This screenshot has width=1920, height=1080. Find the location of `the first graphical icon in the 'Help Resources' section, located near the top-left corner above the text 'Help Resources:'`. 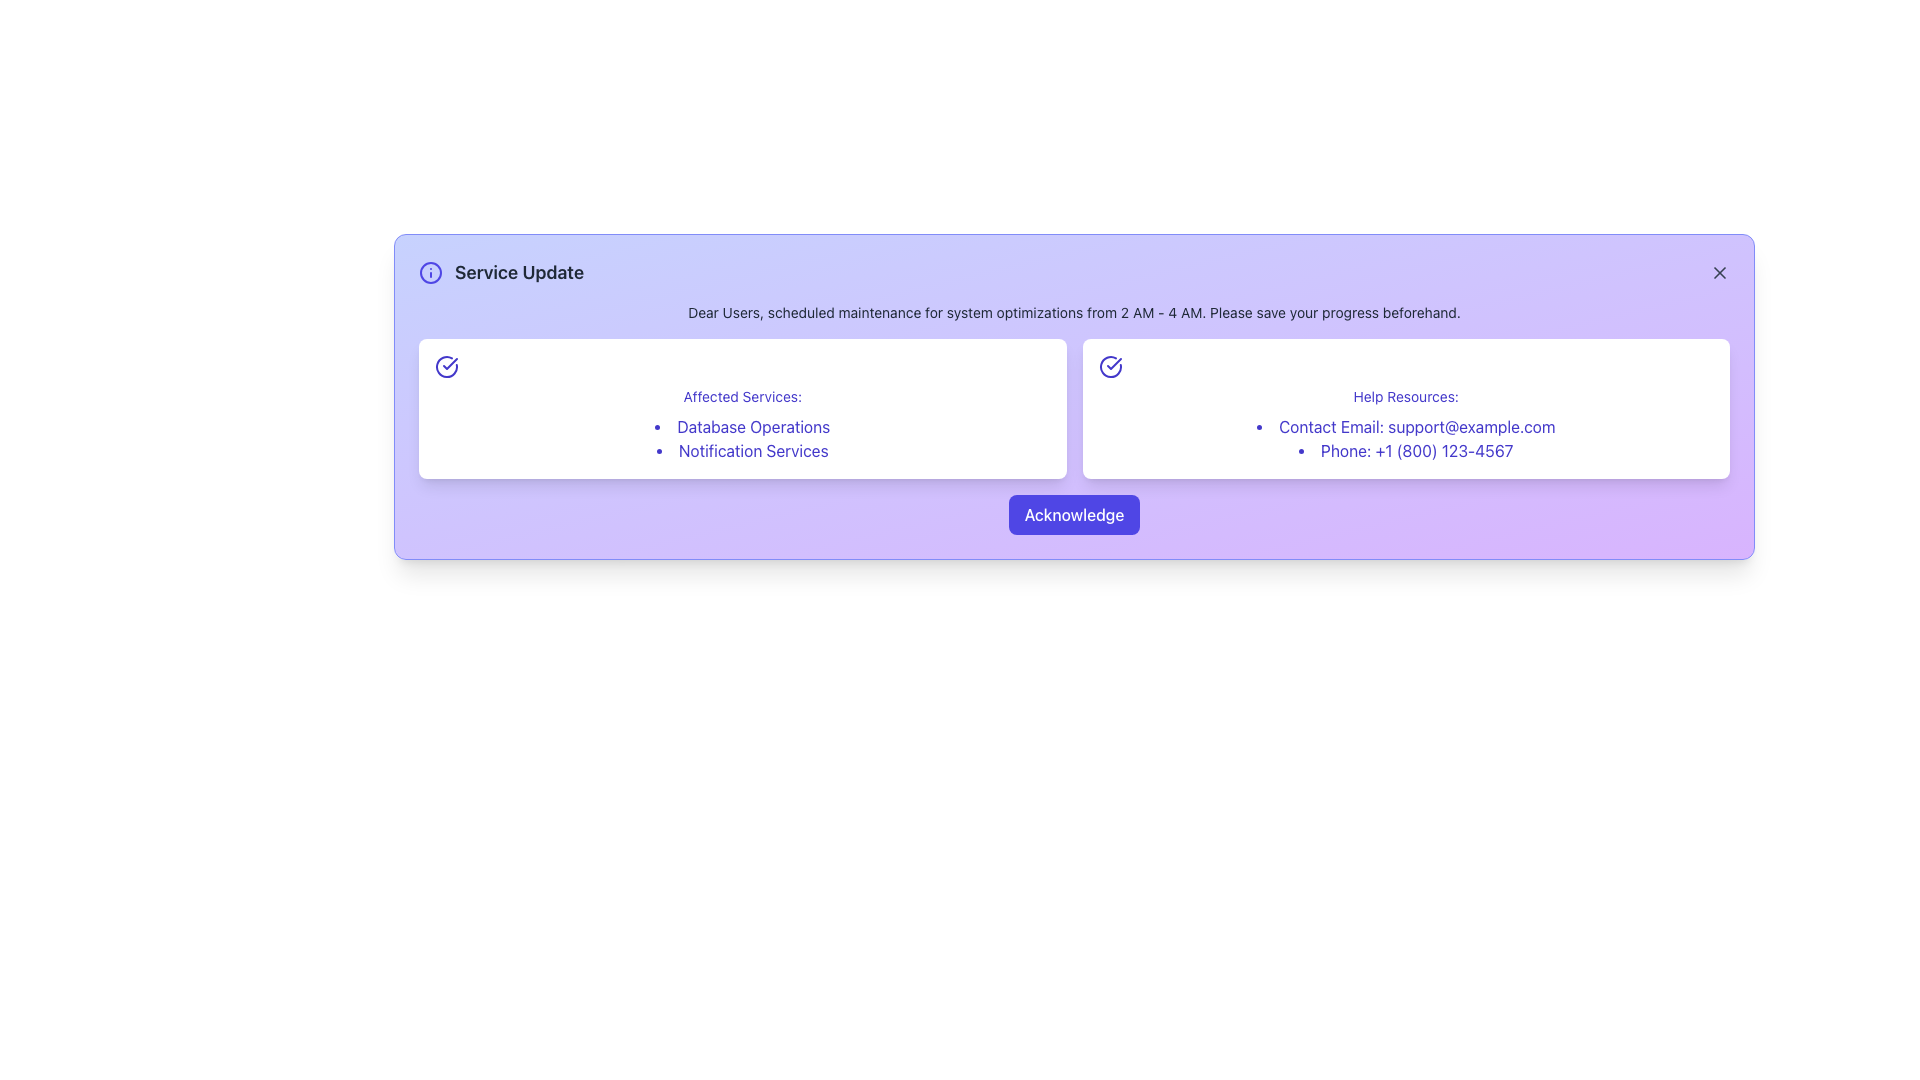

the first graphical icon in the 'Help Resources' section, located near the top-left corner above the text 'Help Resources:' is located at coordinates (1109, 366).